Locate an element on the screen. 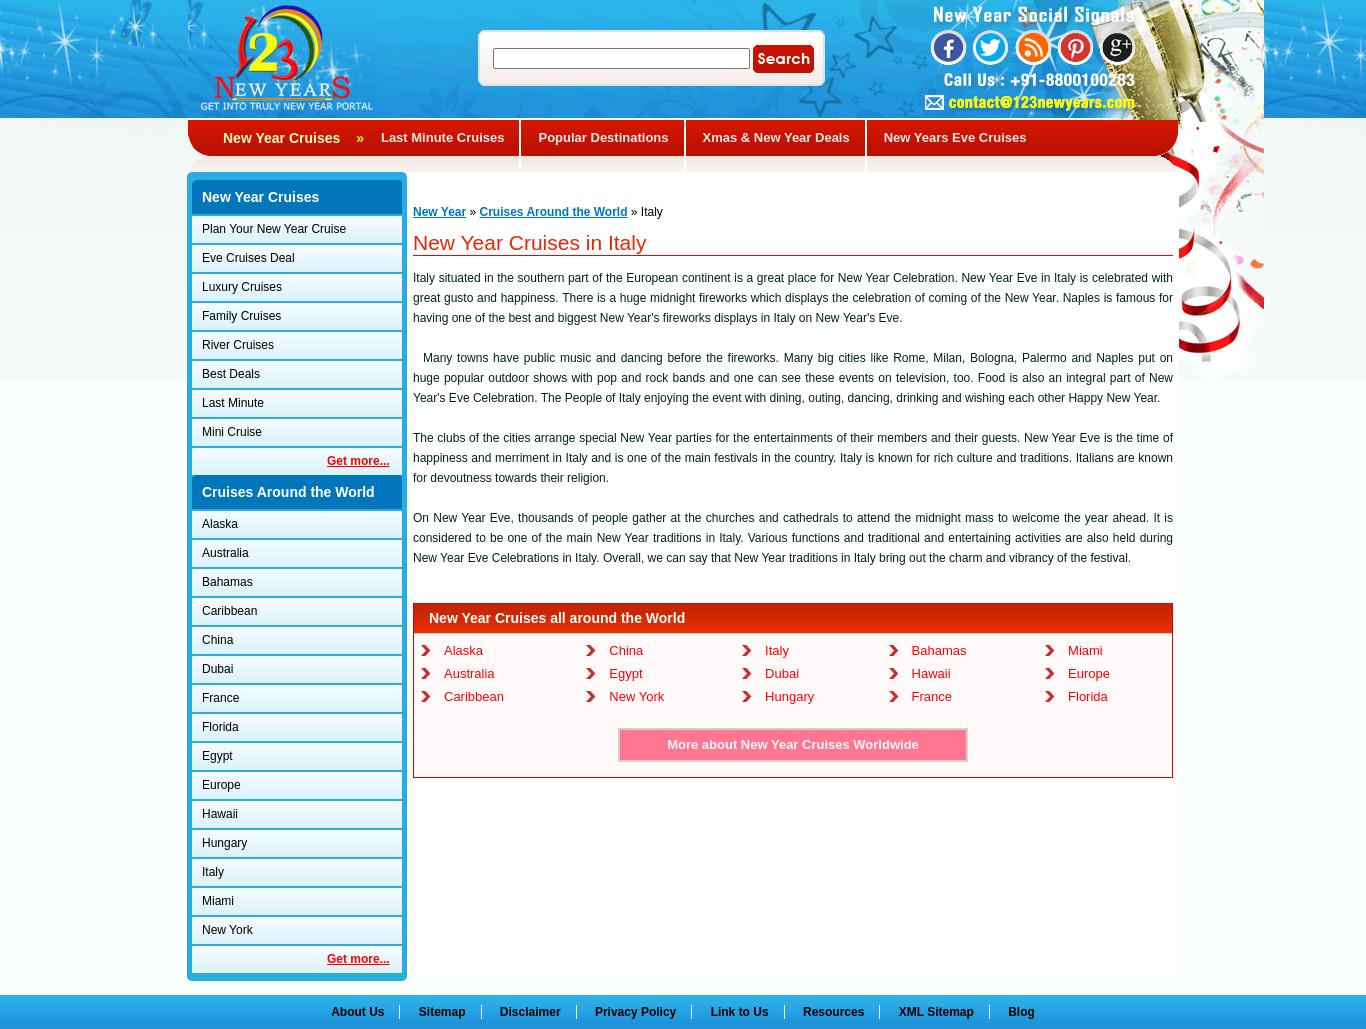 The image size is (1366, 1029). 'Mini Cruise' is located at coordinates (231, 430).